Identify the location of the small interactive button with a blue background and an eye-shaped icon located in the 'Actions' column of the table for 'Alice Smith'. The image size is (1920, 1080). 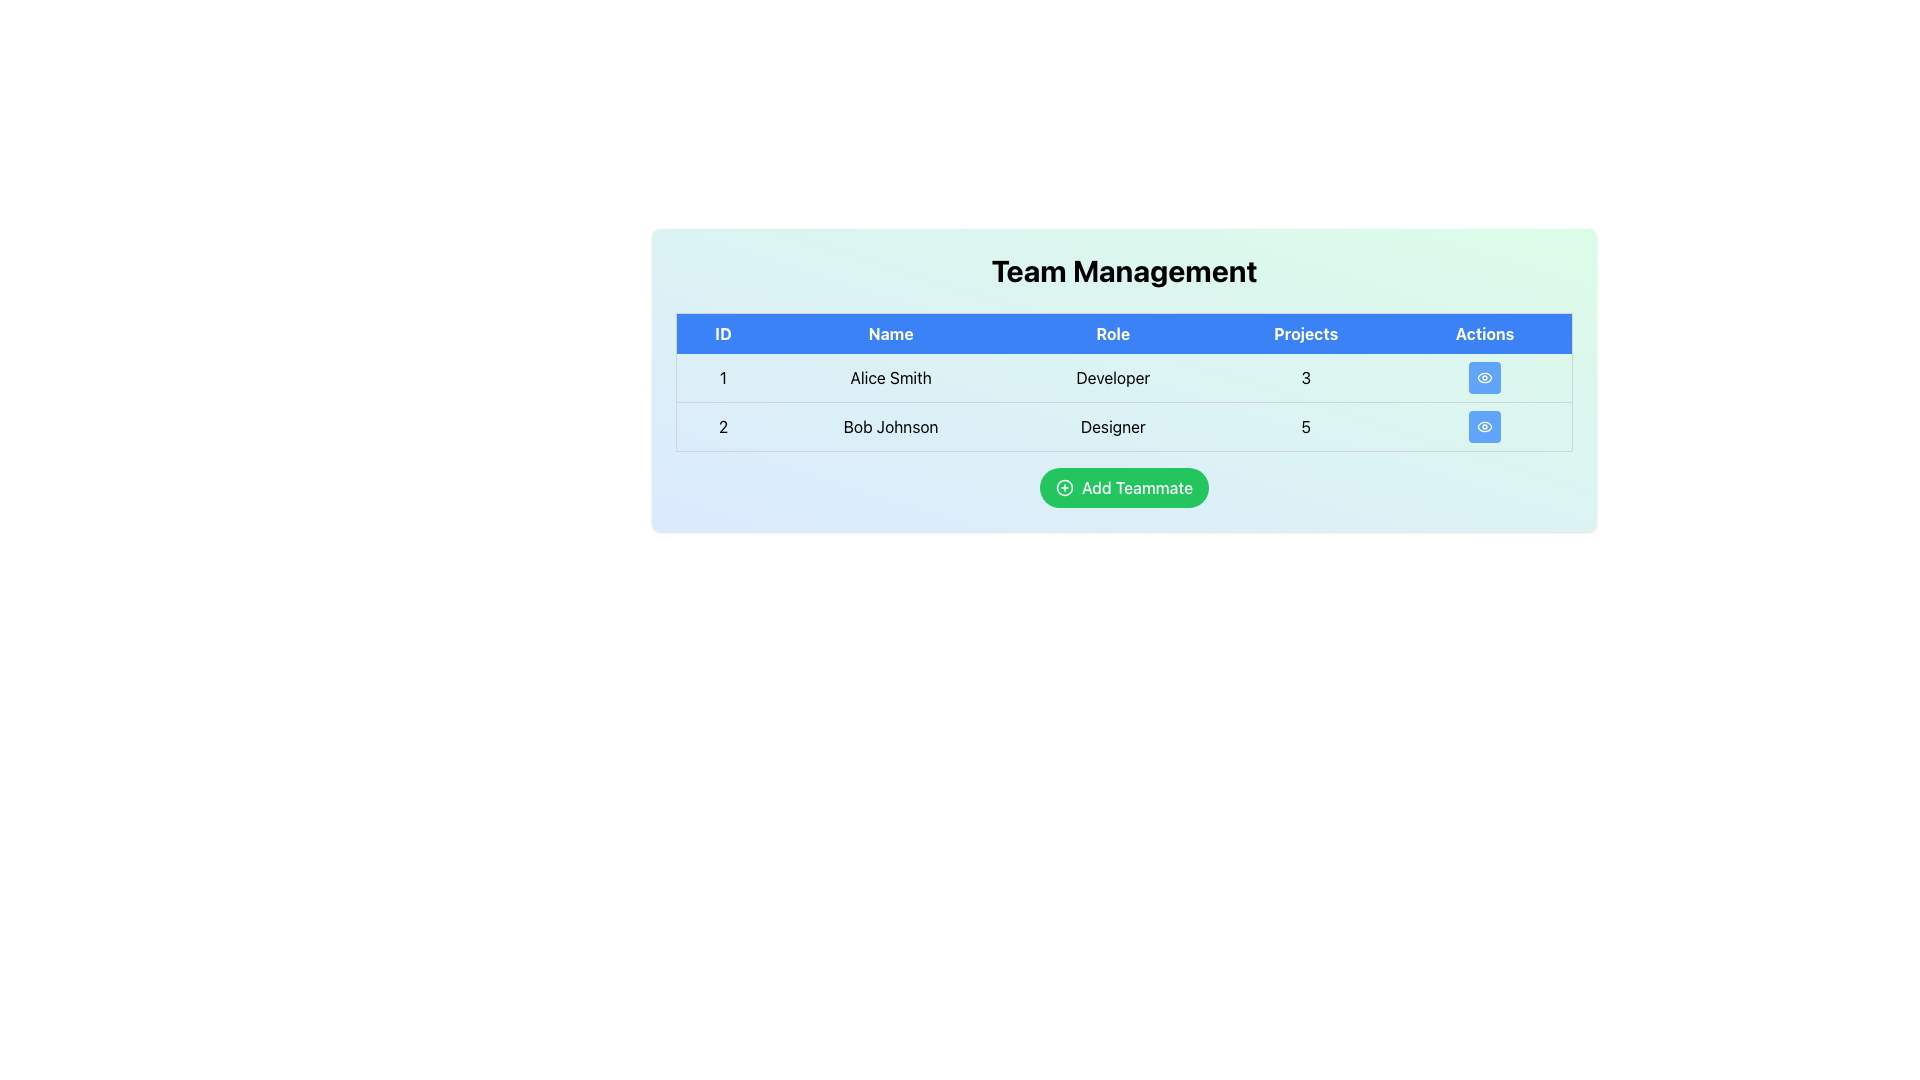
(1485, 378).